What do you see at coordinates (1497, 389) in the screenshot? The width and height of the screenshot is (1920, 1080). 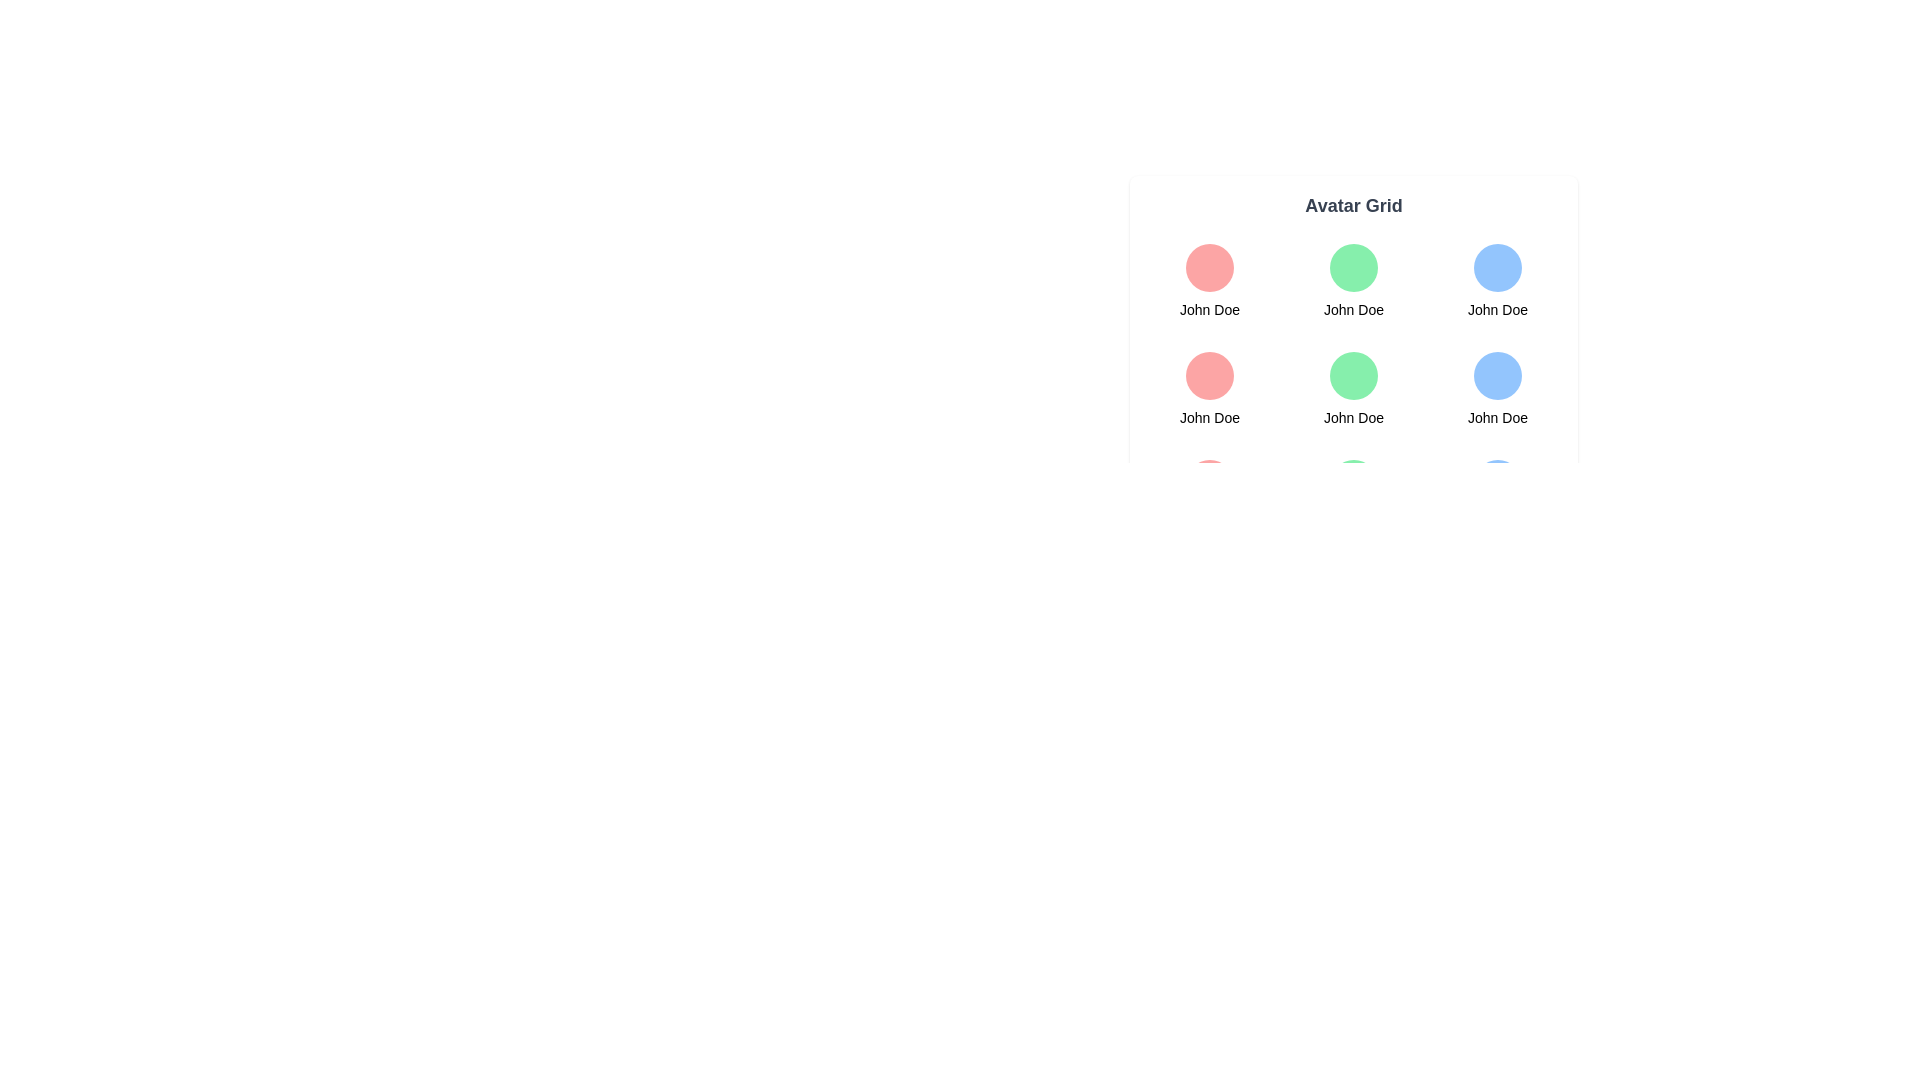 I see `the User Avatar with Label displaying 'John Doe' located in the bottom-right corner of the grid` at bounding box center [1497, 389].